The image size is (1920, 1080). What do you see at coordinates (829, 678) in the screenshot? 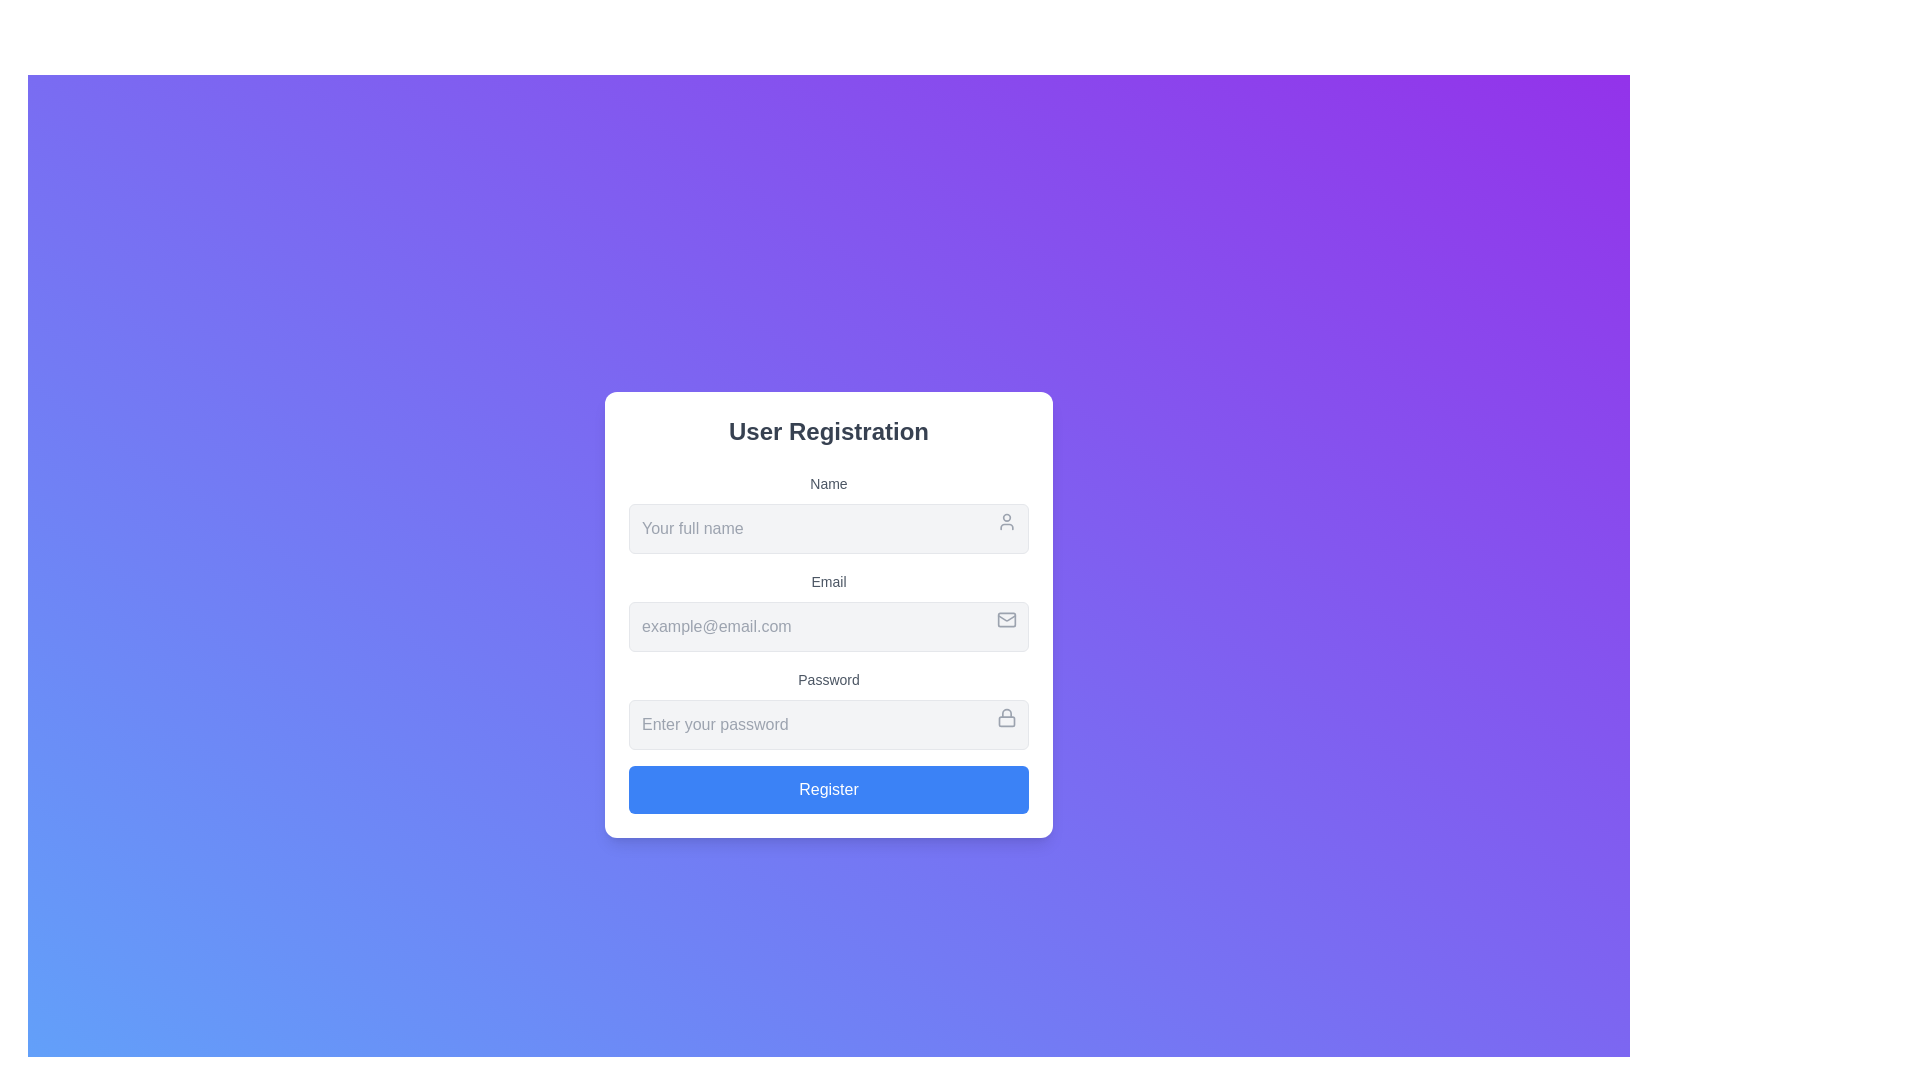
I see `label displaying the word 'Password' in a small, gray font, which is positioned above the password input field in the form interface` at bounding box center [829, 678].